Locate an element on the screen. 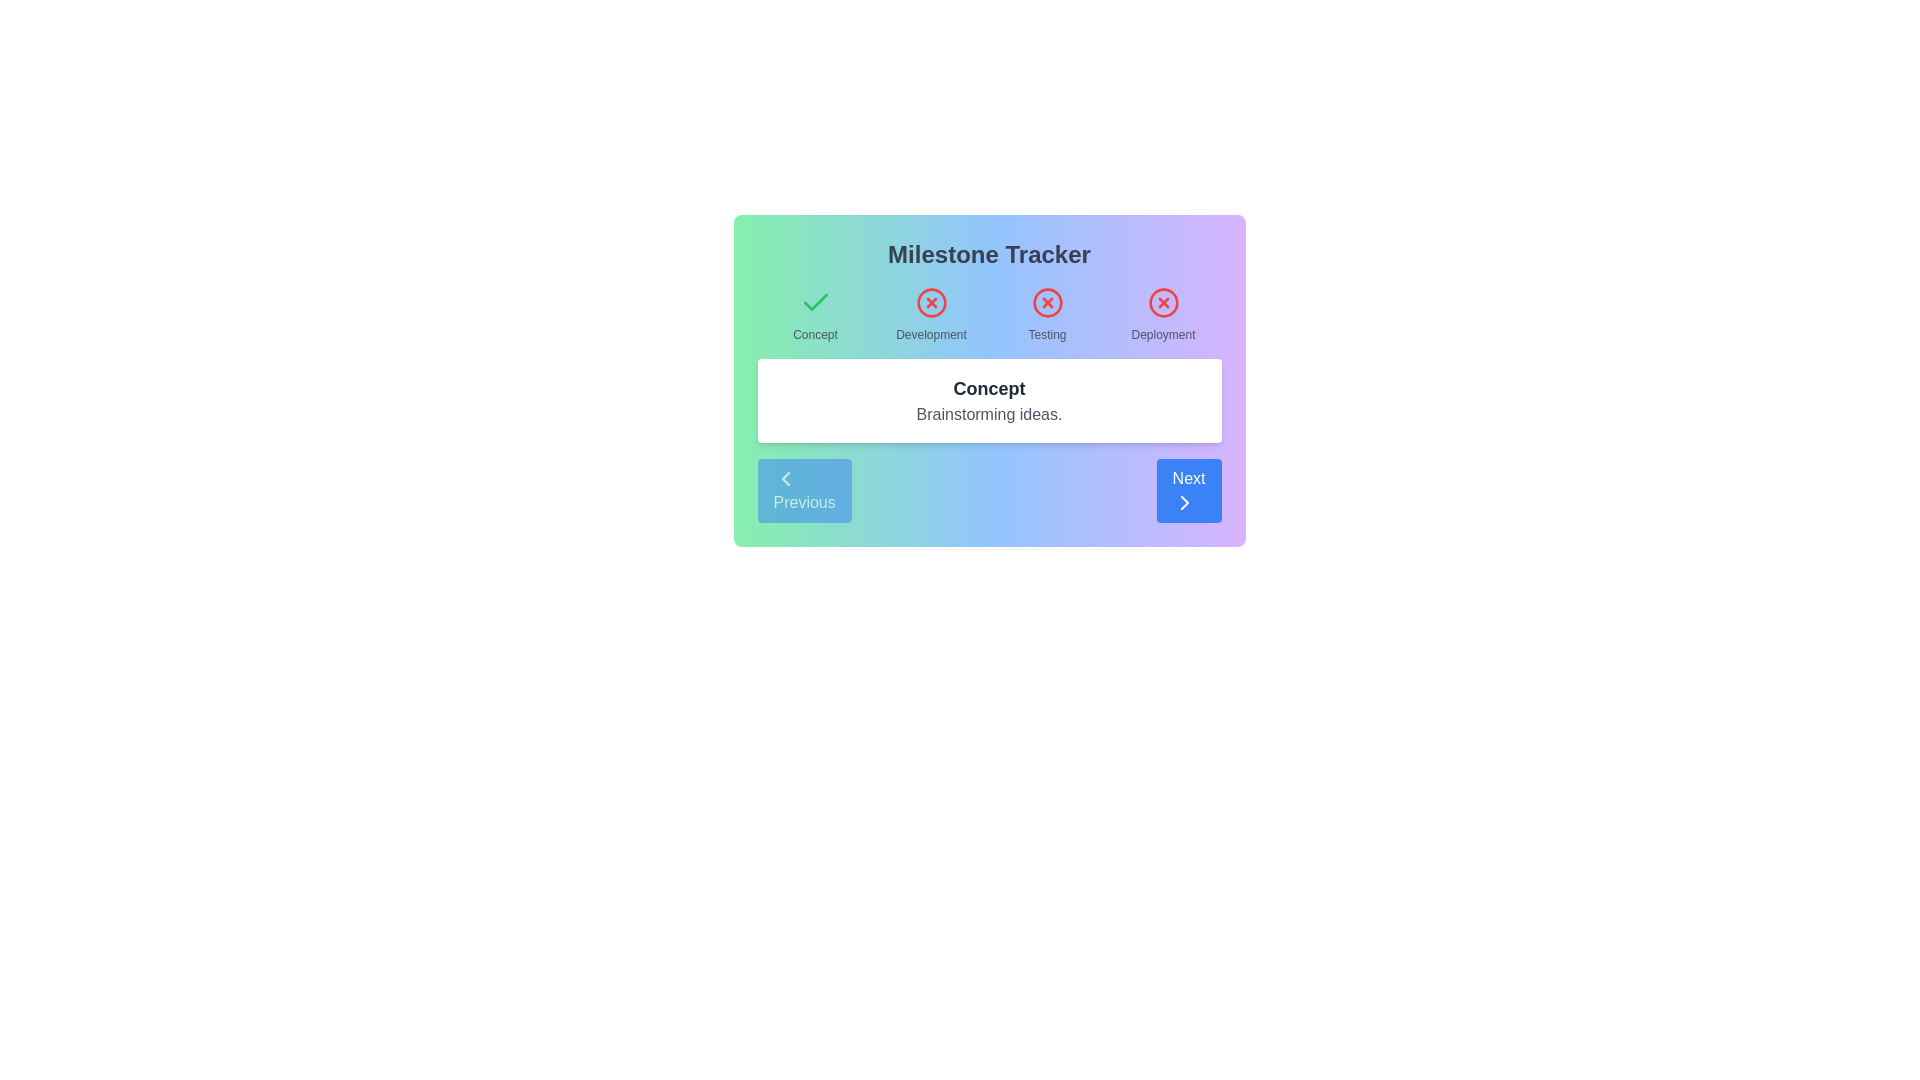 The height and width of the screenshot is (1080, 1920). the status of the 'Concept' milestone completion icon, which is located to the leftmost side of the milestone indicators and above the label 'Concept' is located at coordinates (815, 302).